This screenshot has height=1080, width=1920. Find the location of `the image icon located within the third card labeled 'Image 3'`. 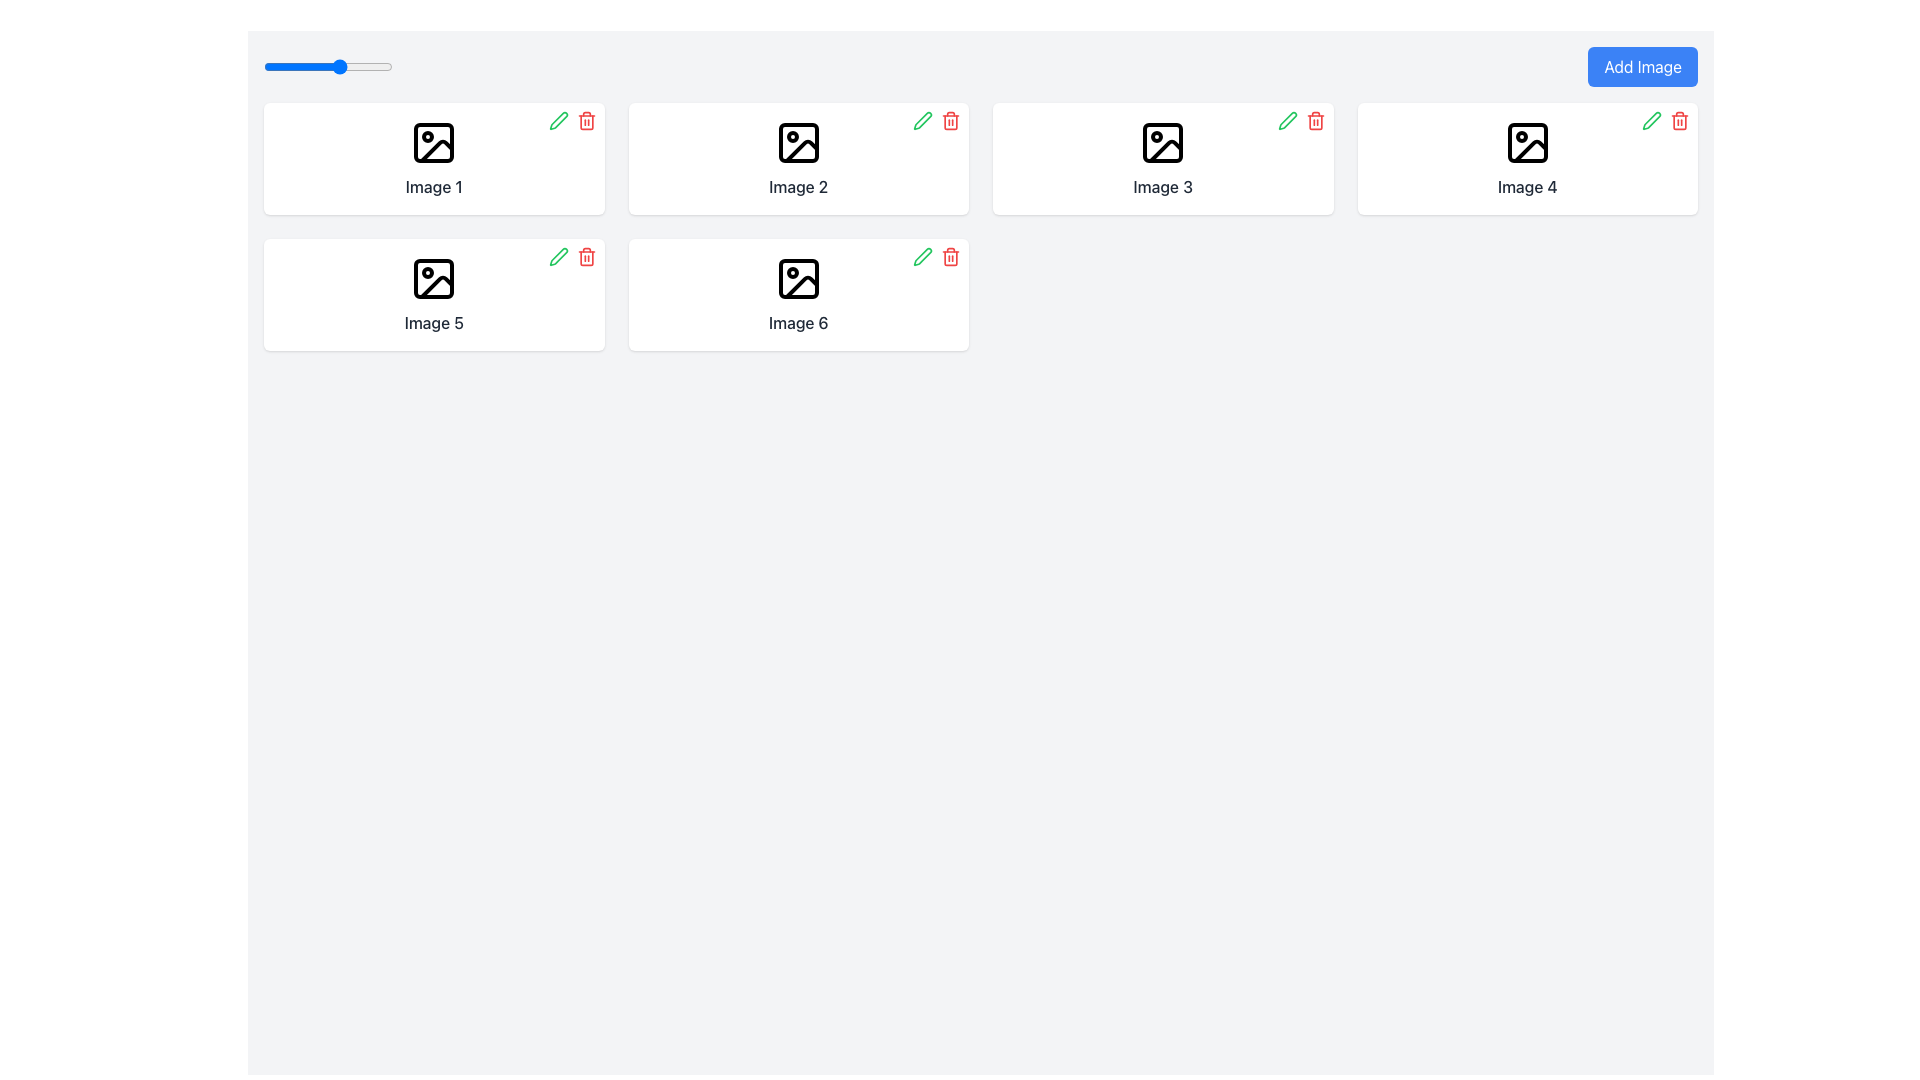

the image icon located within the third card labeled 'Image 3' is located at coordinates (1163, 141).